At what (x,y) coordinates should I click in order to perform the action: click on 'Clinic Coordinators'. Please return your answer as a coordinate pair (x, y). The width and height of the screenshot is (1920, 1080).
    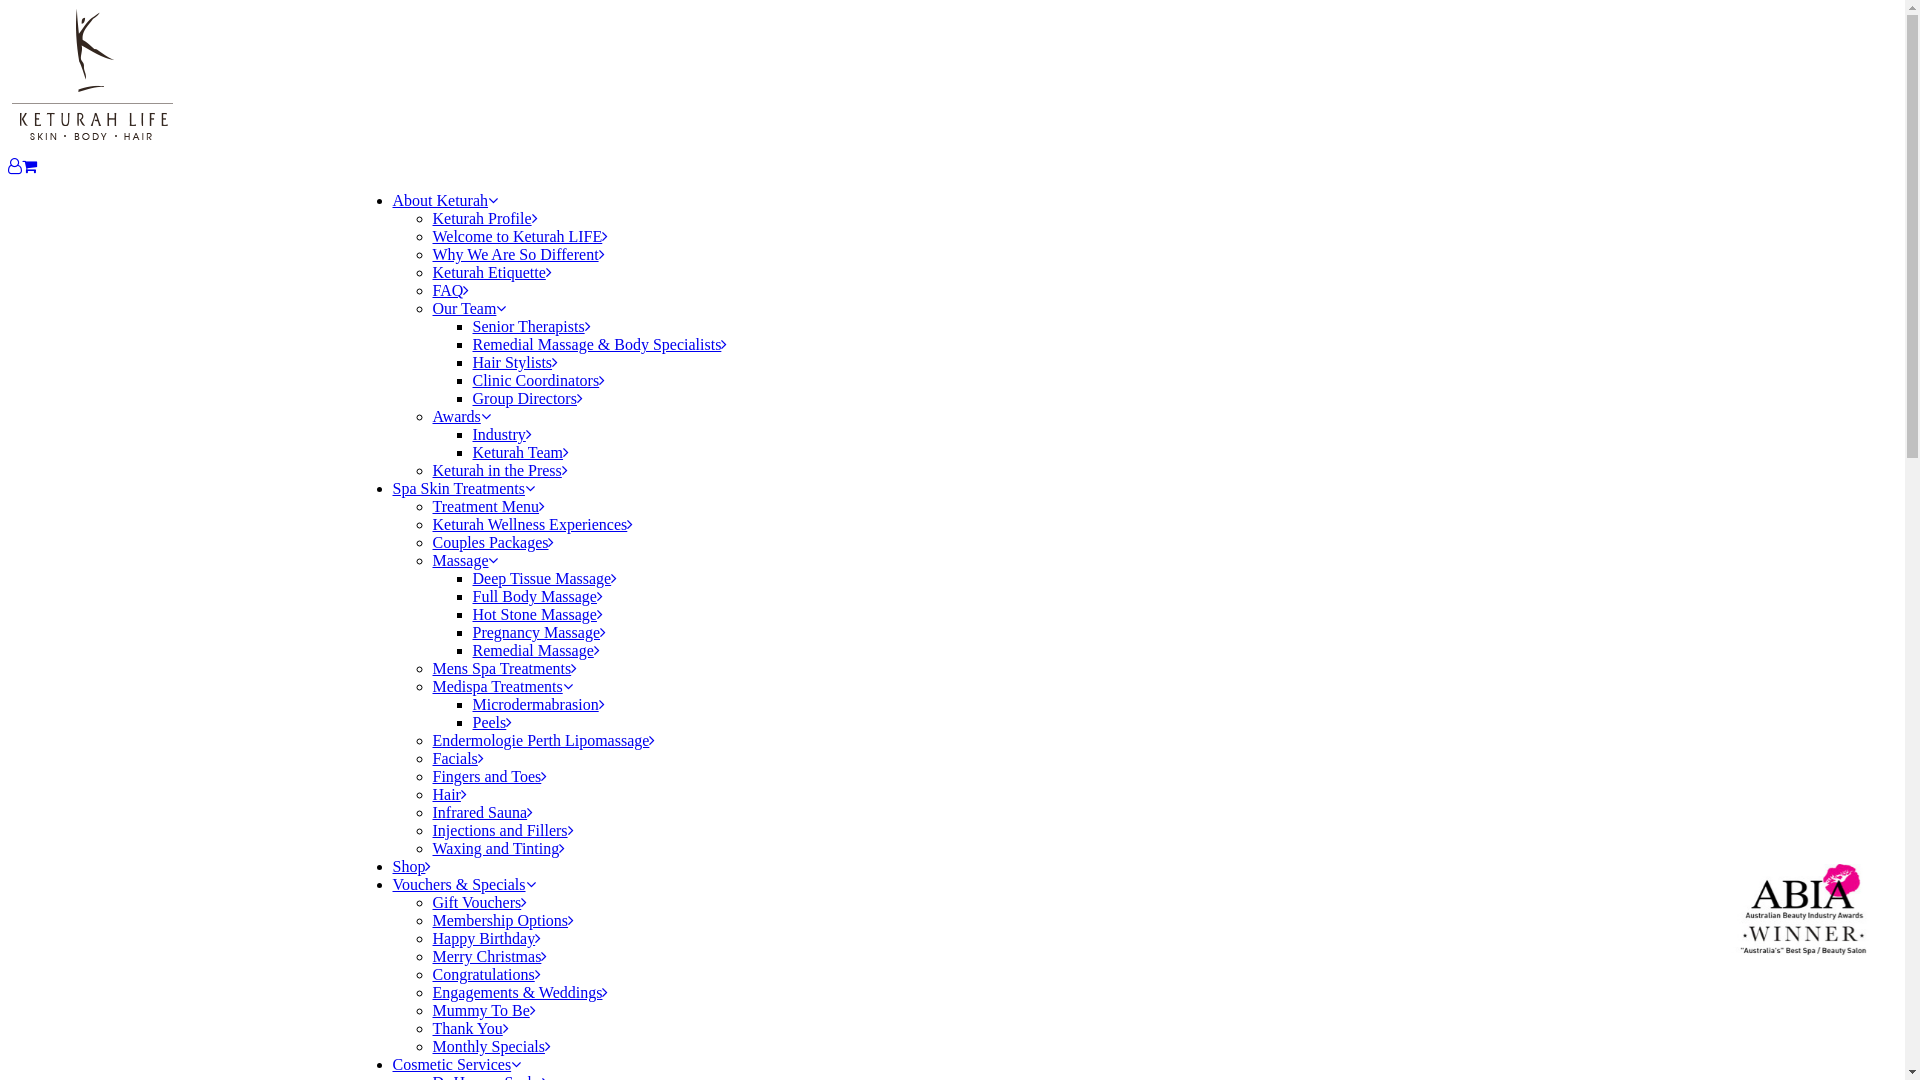
    Looking at the image, I should click on (538, 380).